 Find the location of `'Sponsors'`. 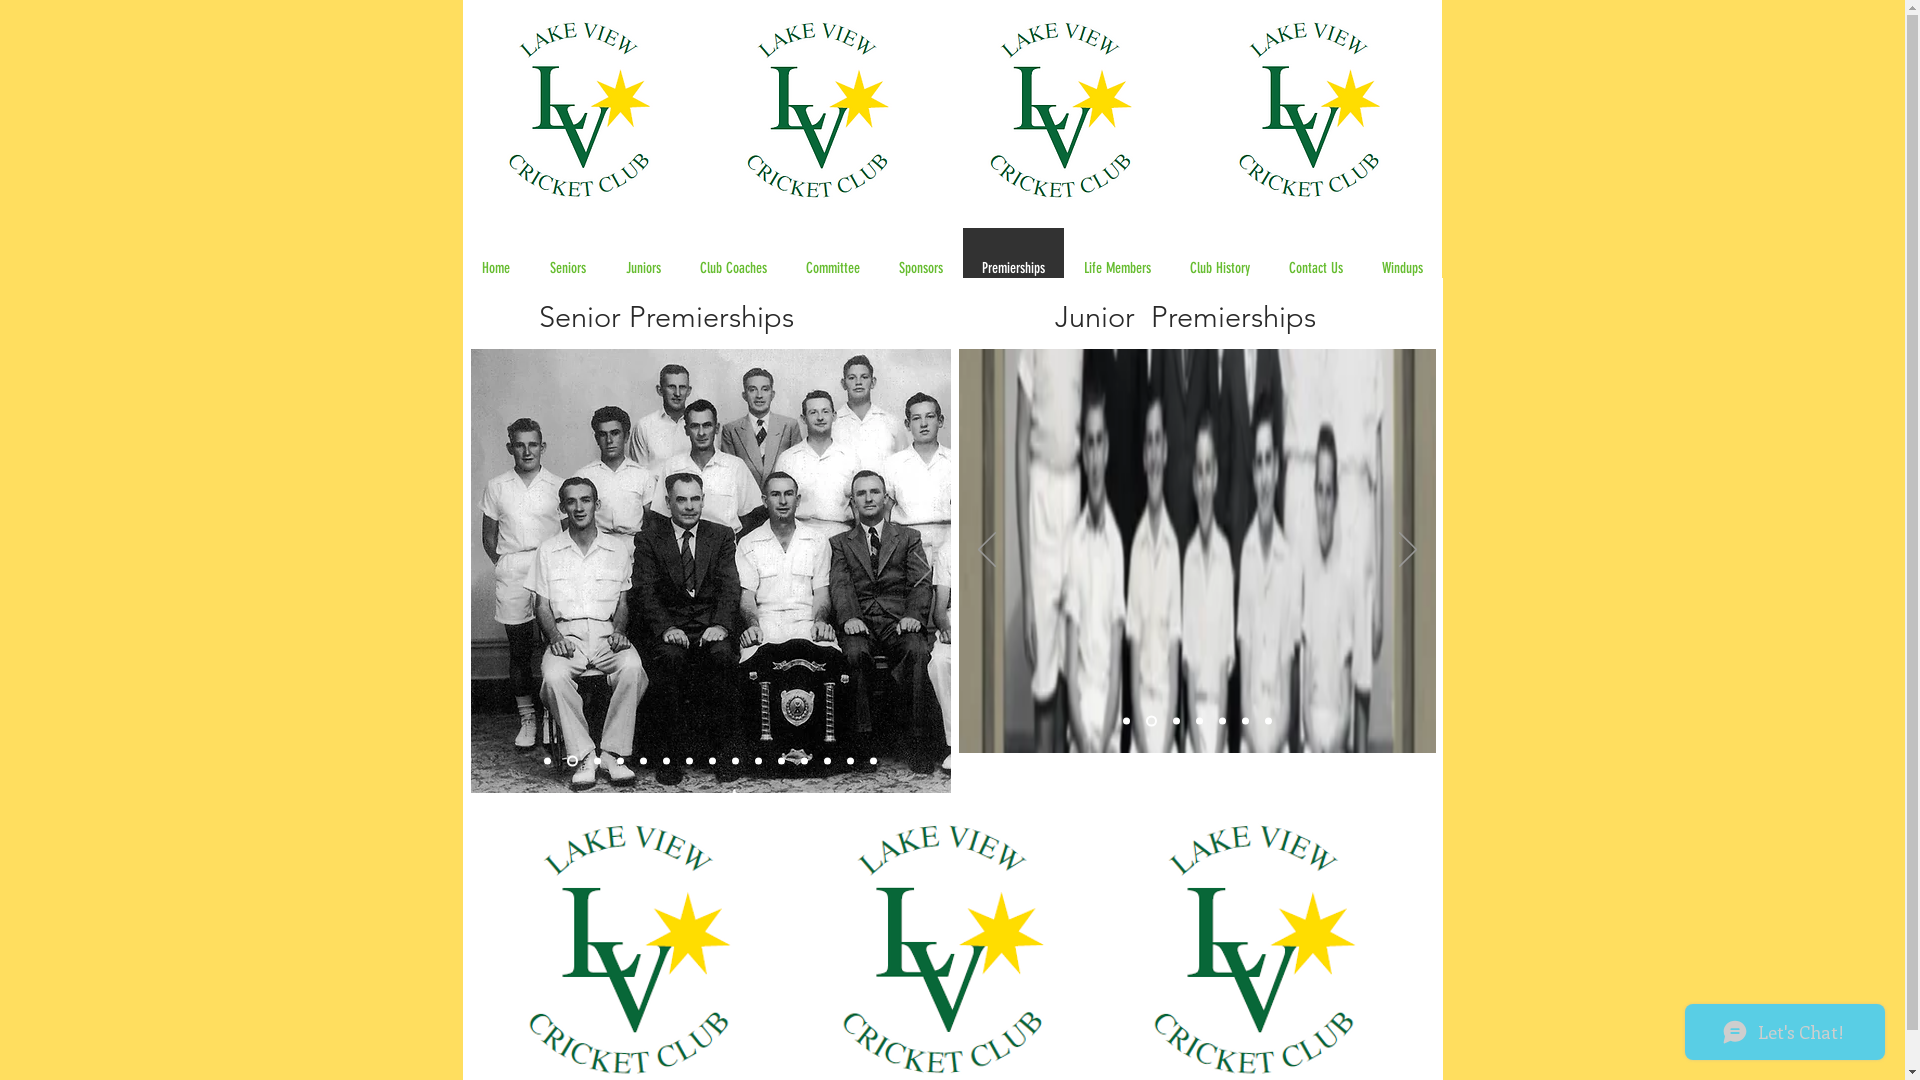

'Sponsors' is located at coordinates (918, 267).